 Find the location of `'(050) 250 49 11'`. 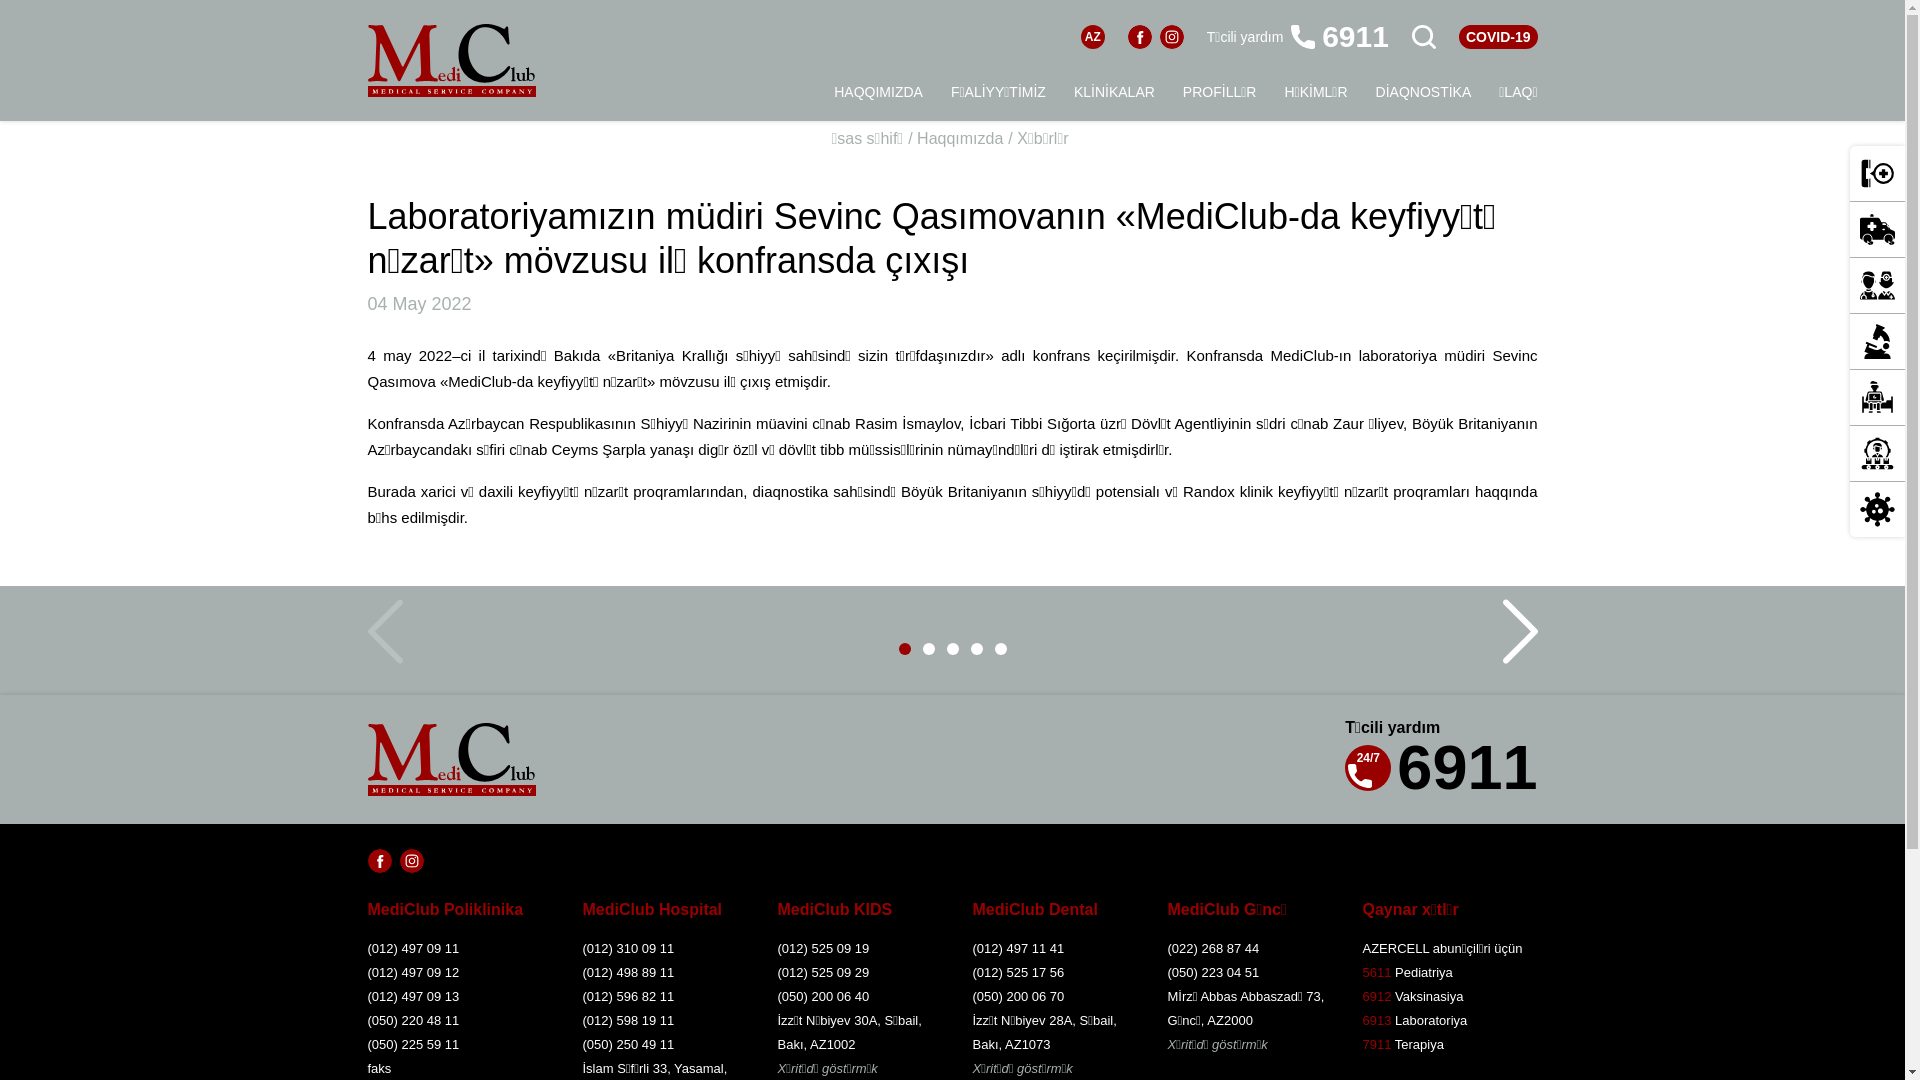

'(050) 250 49 11' is located at coordinates (662, 1044).